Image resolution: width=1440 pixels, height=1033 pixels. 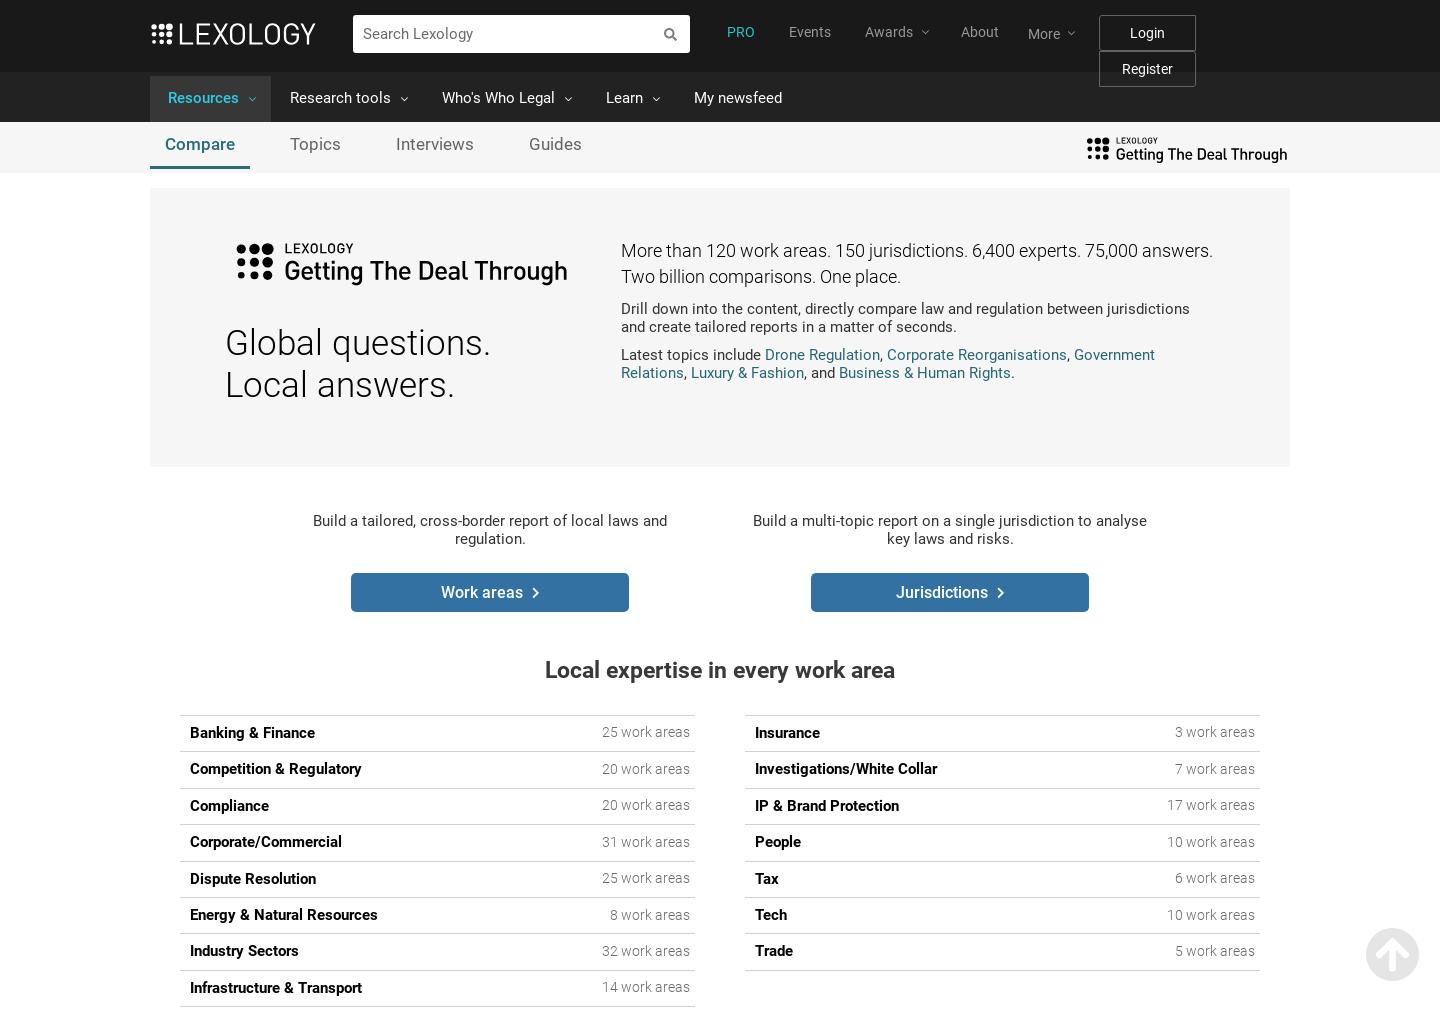 What do you see at coordinates (949, 529) in the screenshot?
I see `'Build a multi-topic report on a single jurisdiction to analyse key laws and risks.'` at bounding box center [949, 529].